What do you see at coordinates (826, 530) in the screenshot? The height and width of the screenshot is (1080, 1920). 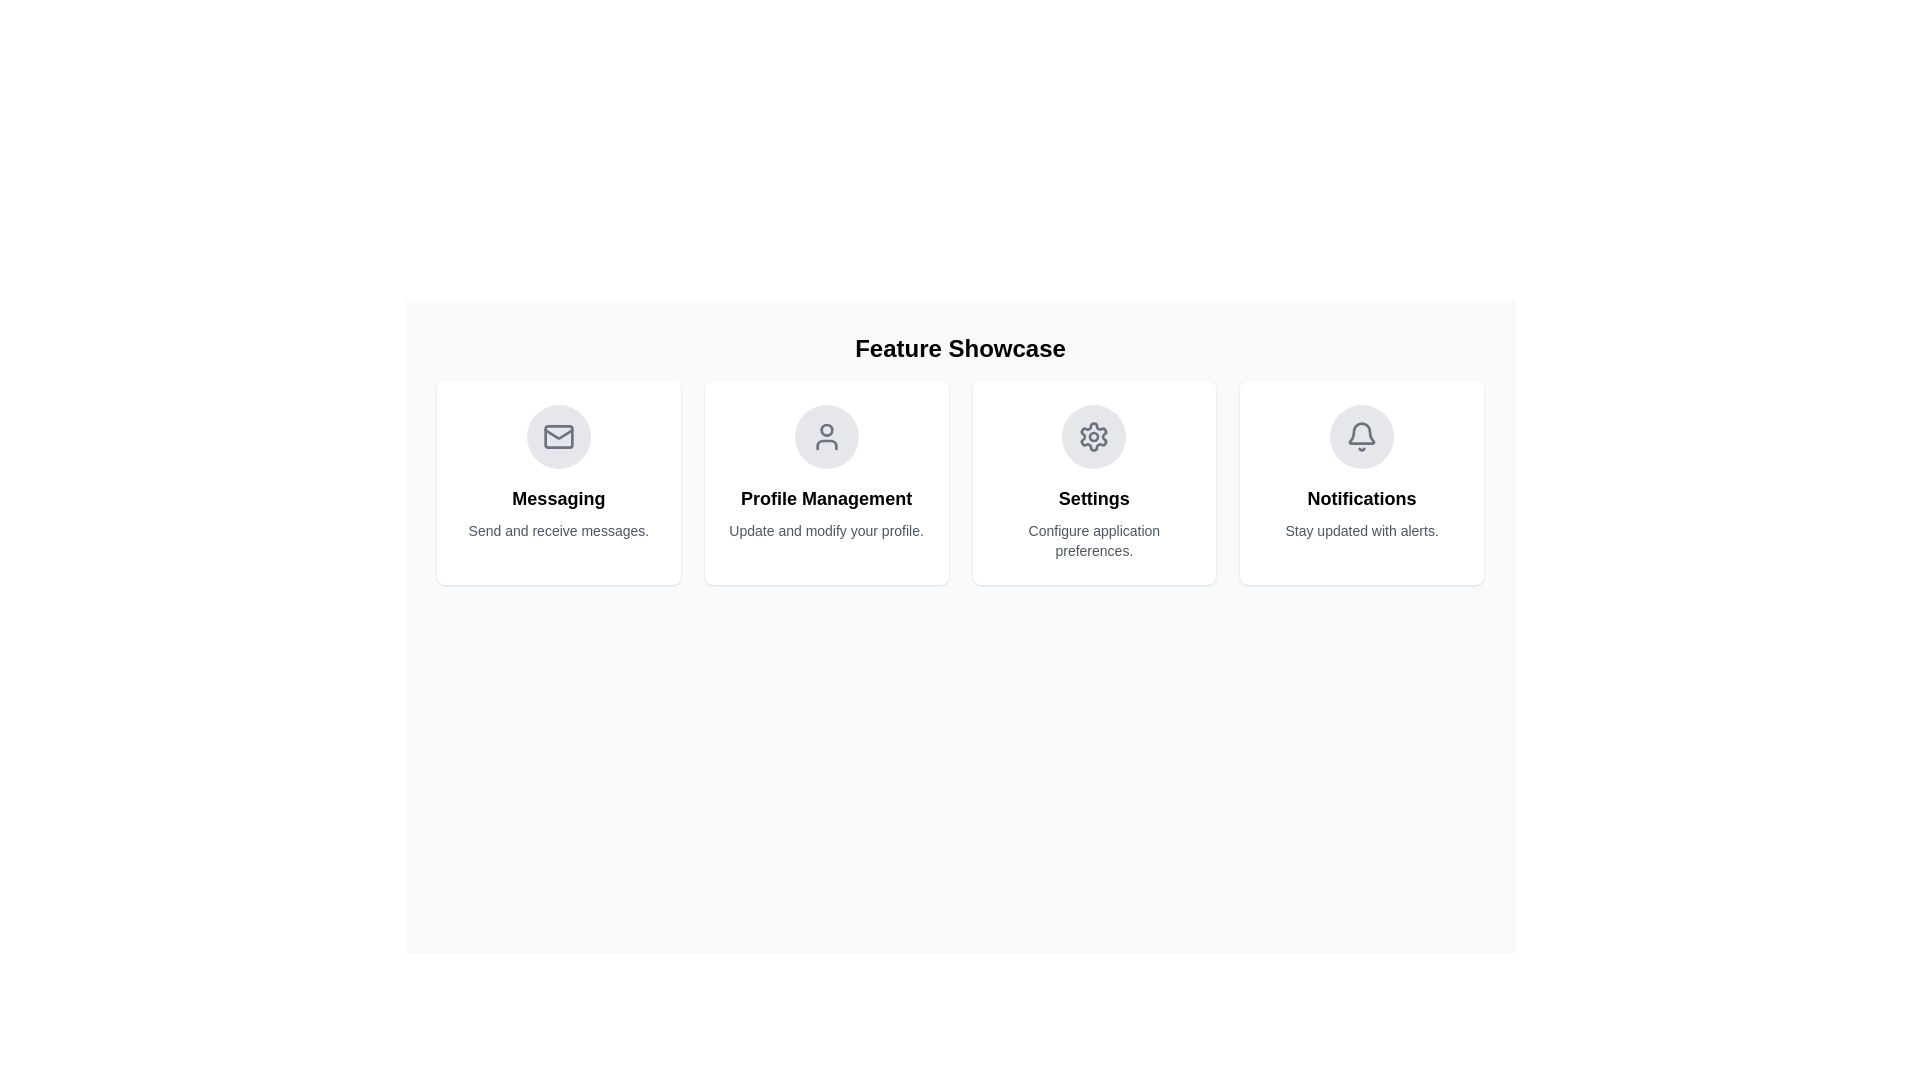 I see `the text label reading 'Update and modify your profile.' which is positioned beneath the header 'Profile Management' in the second card of the grid` at bounding box center [826, 530].